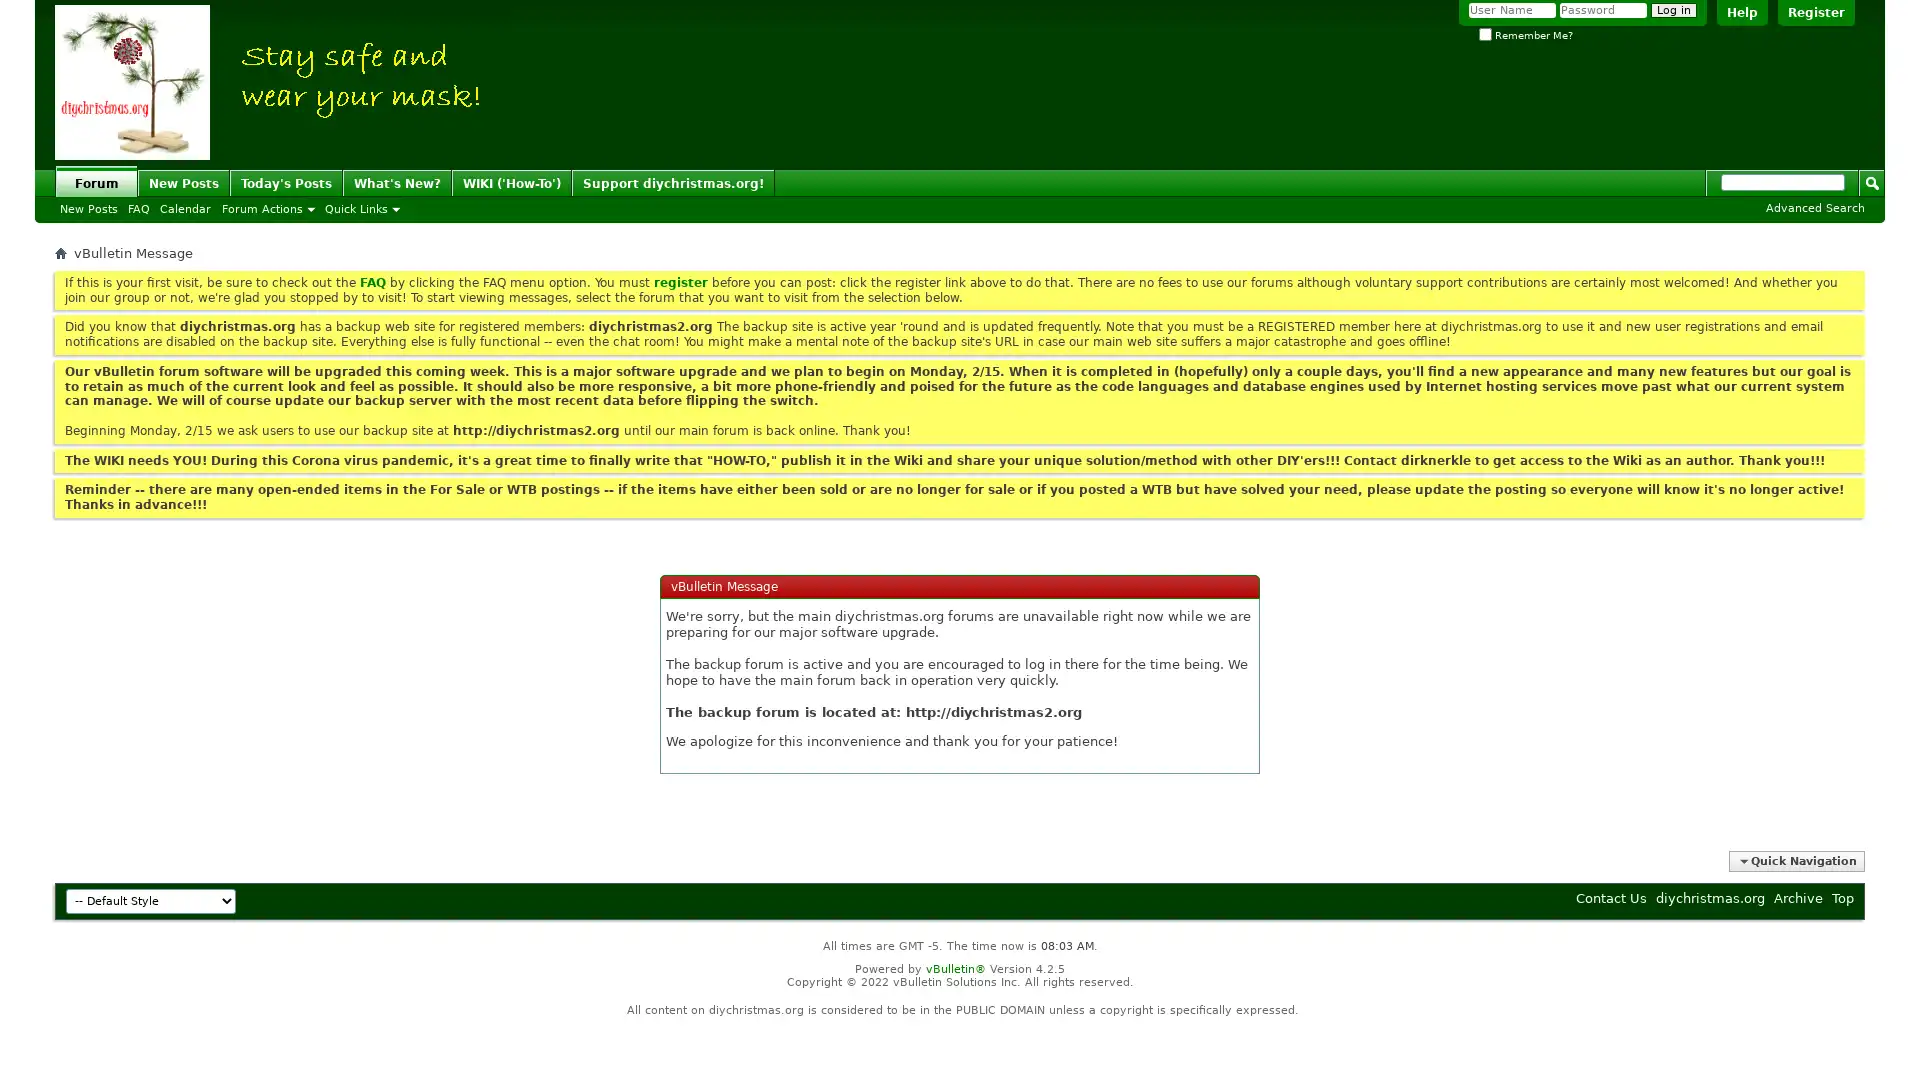  Describe the element at coordinates (1871, 181) in the screenshot. I see `Submit` at that location.